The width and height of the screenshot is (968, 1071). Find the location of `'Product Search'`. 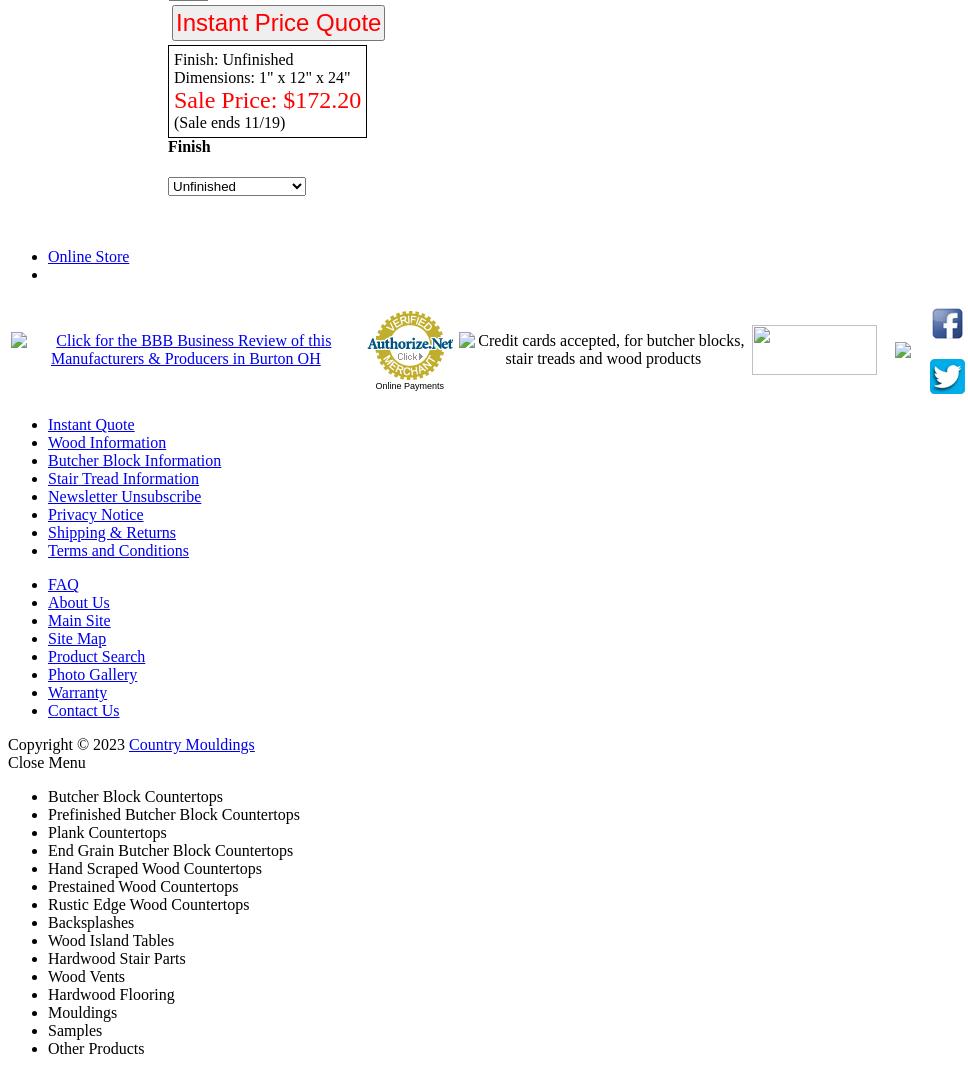

'Product Search' is located at coordinates (96, 655).